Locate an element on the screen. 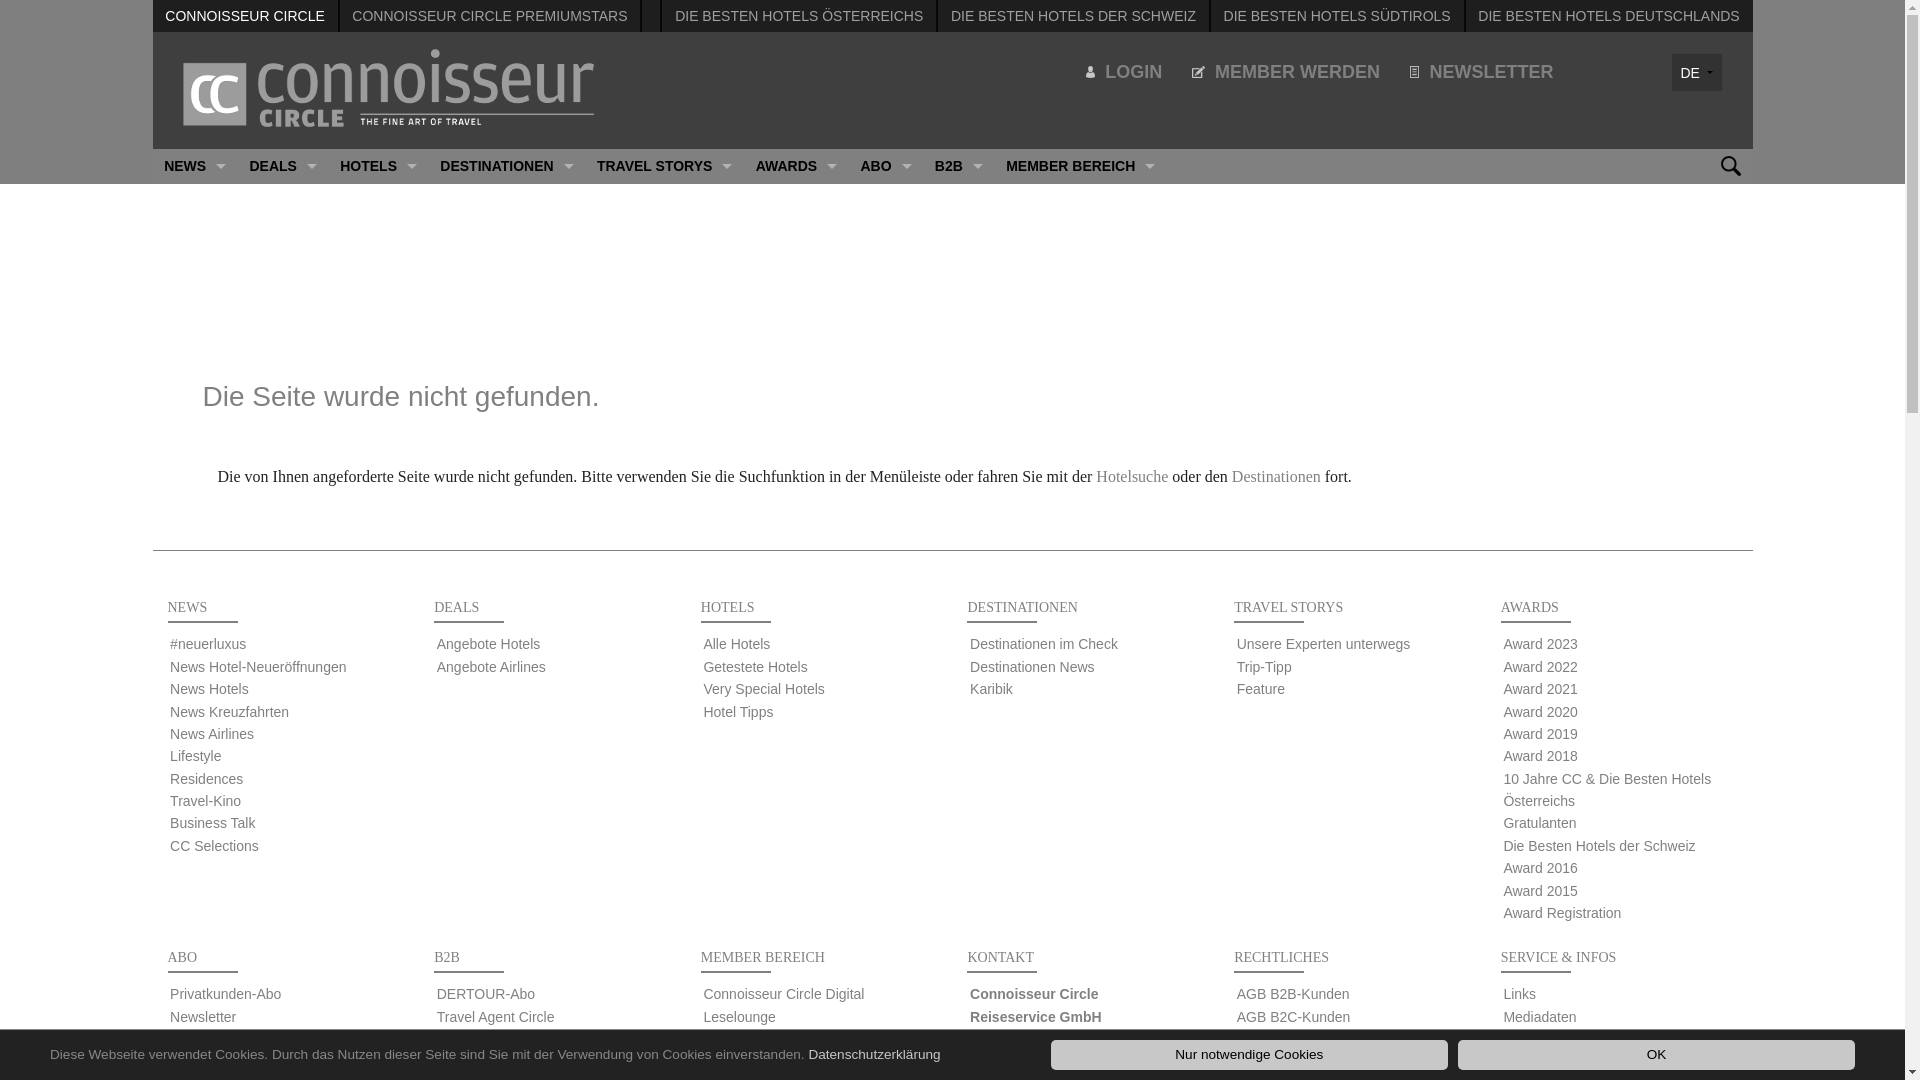 This screenshot has height=1080, width=1920. 'NEWS' is located at coordinates (194, 165).